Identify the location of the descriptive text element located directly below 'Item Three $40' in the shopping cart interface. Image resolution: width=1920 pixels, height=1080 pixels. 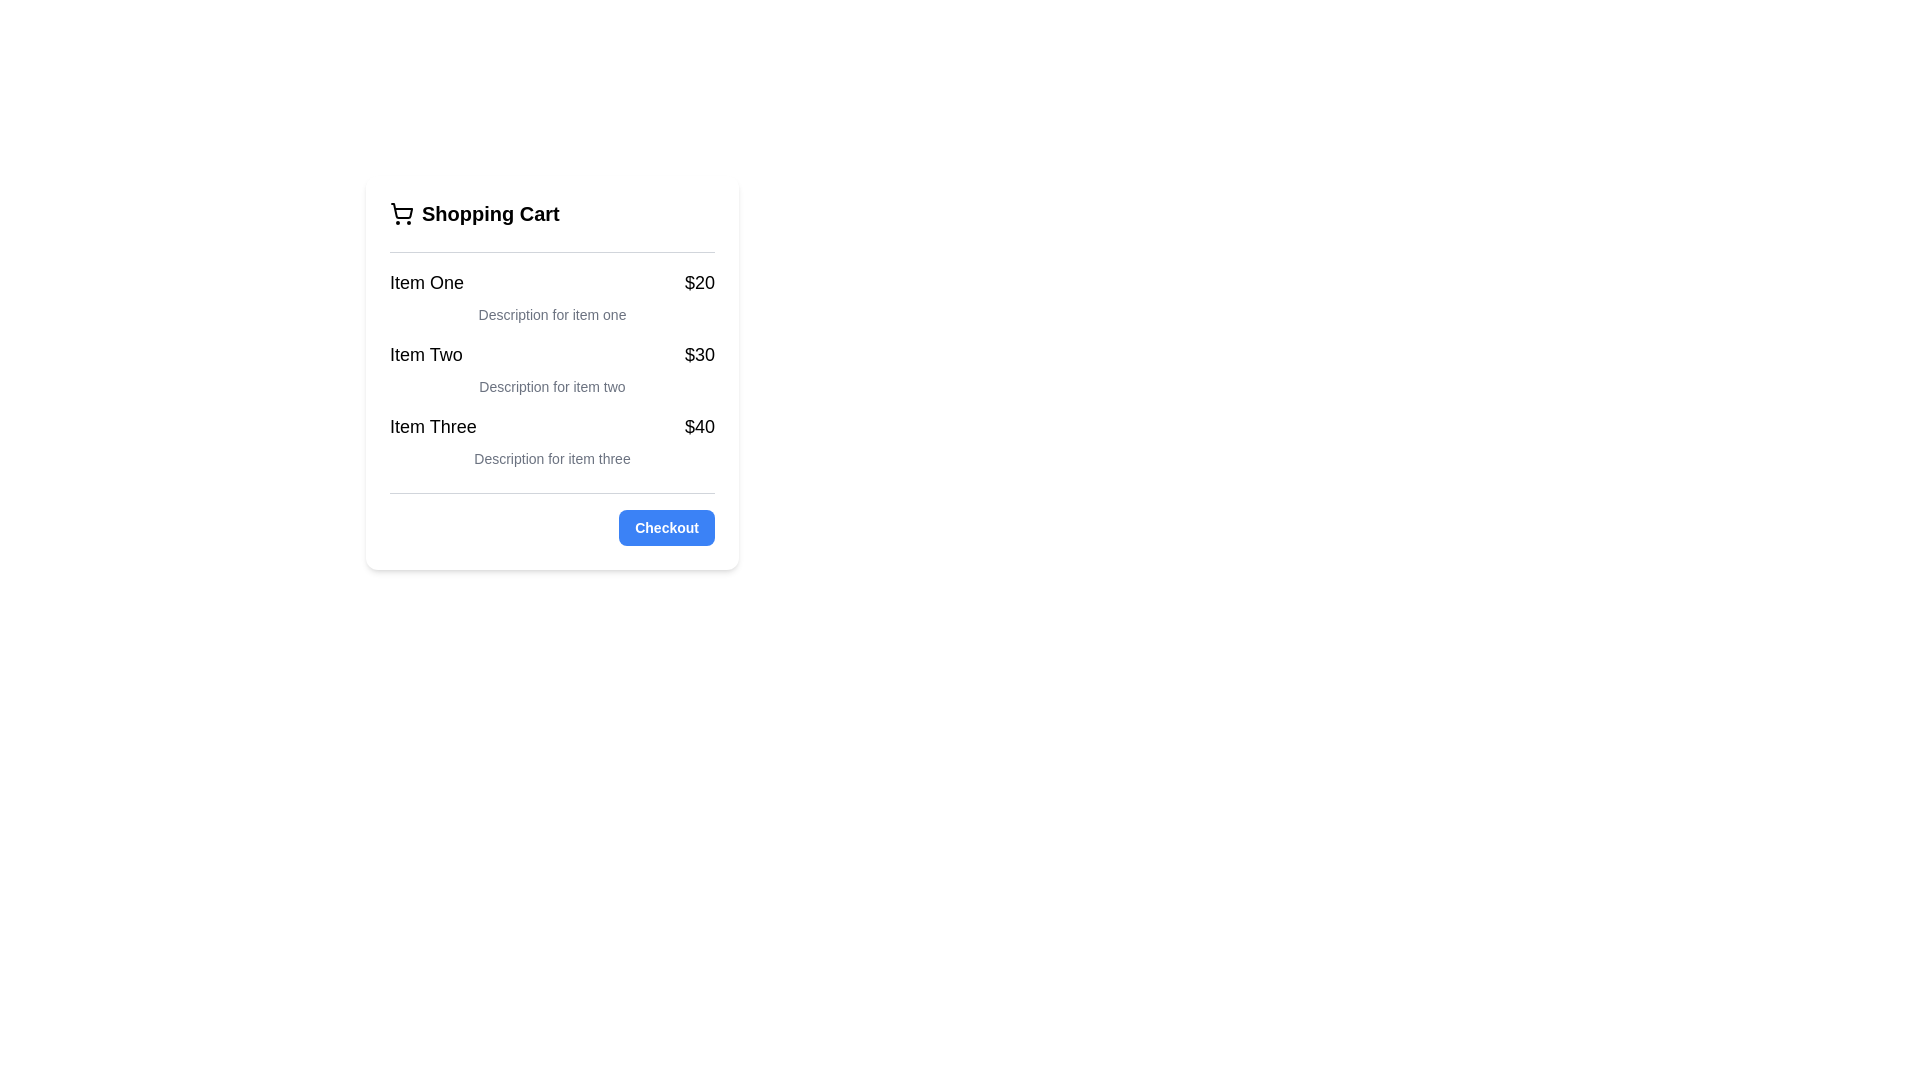
(552, 459).